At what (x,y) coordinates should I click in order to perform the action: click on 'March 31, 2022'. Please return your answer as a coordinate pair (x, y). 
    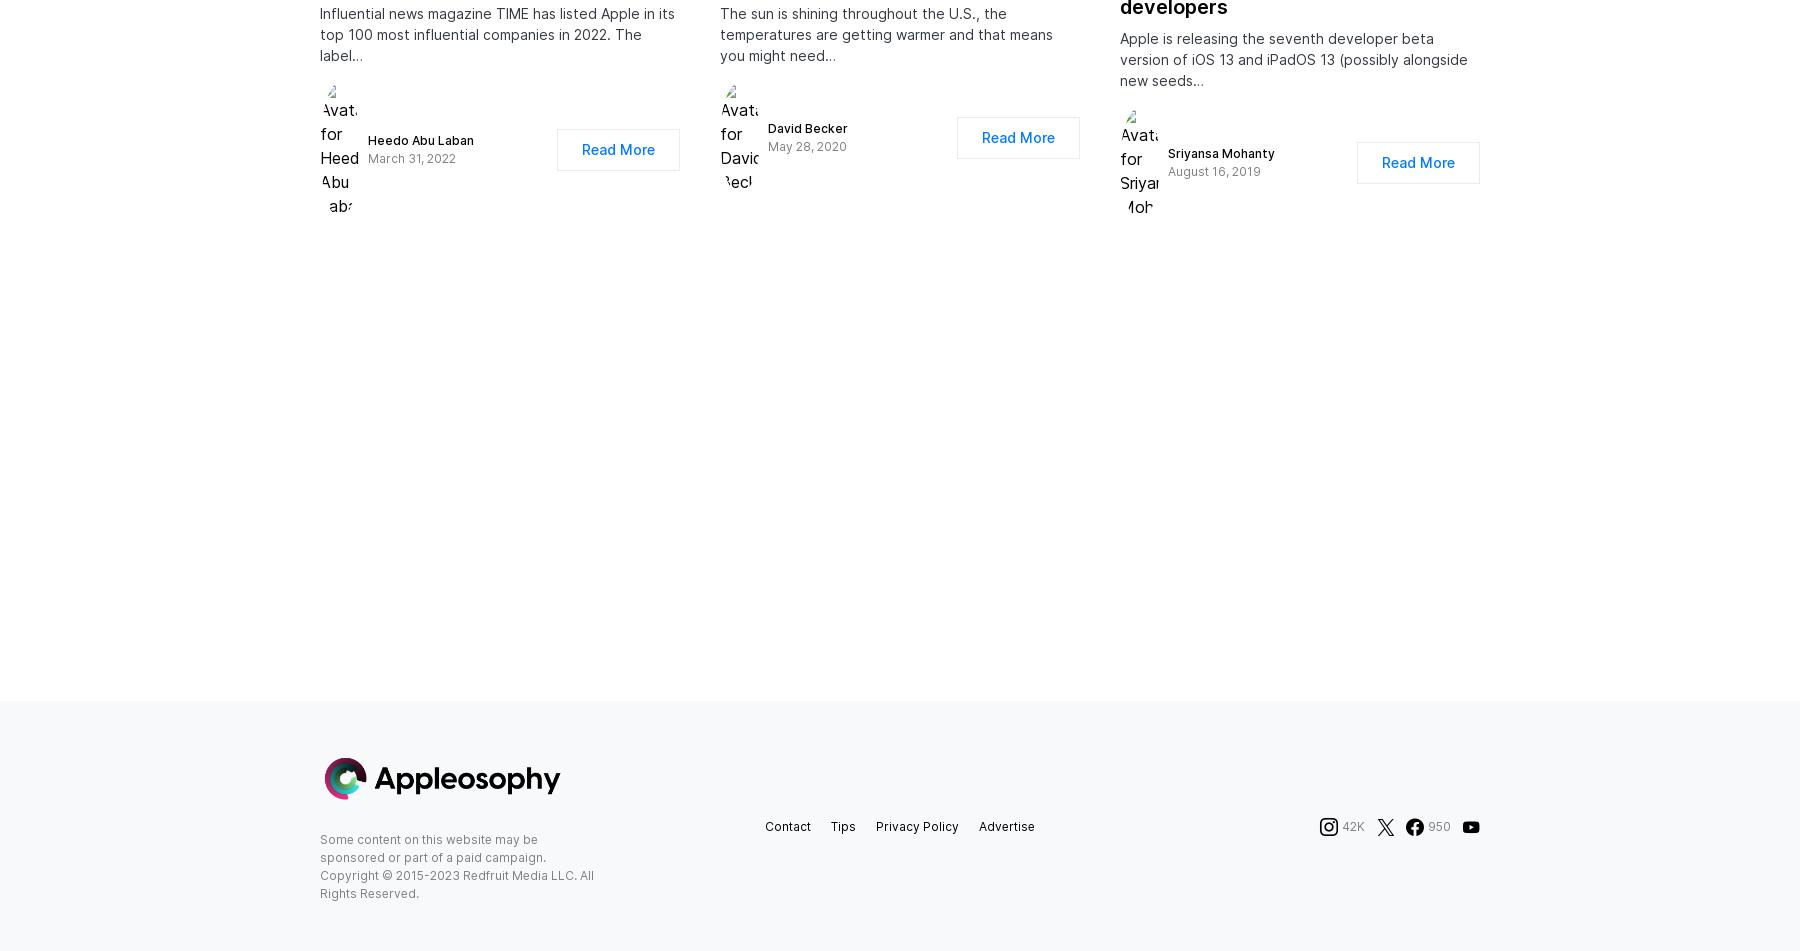
    Looking at the image, I should click on (412, 178).